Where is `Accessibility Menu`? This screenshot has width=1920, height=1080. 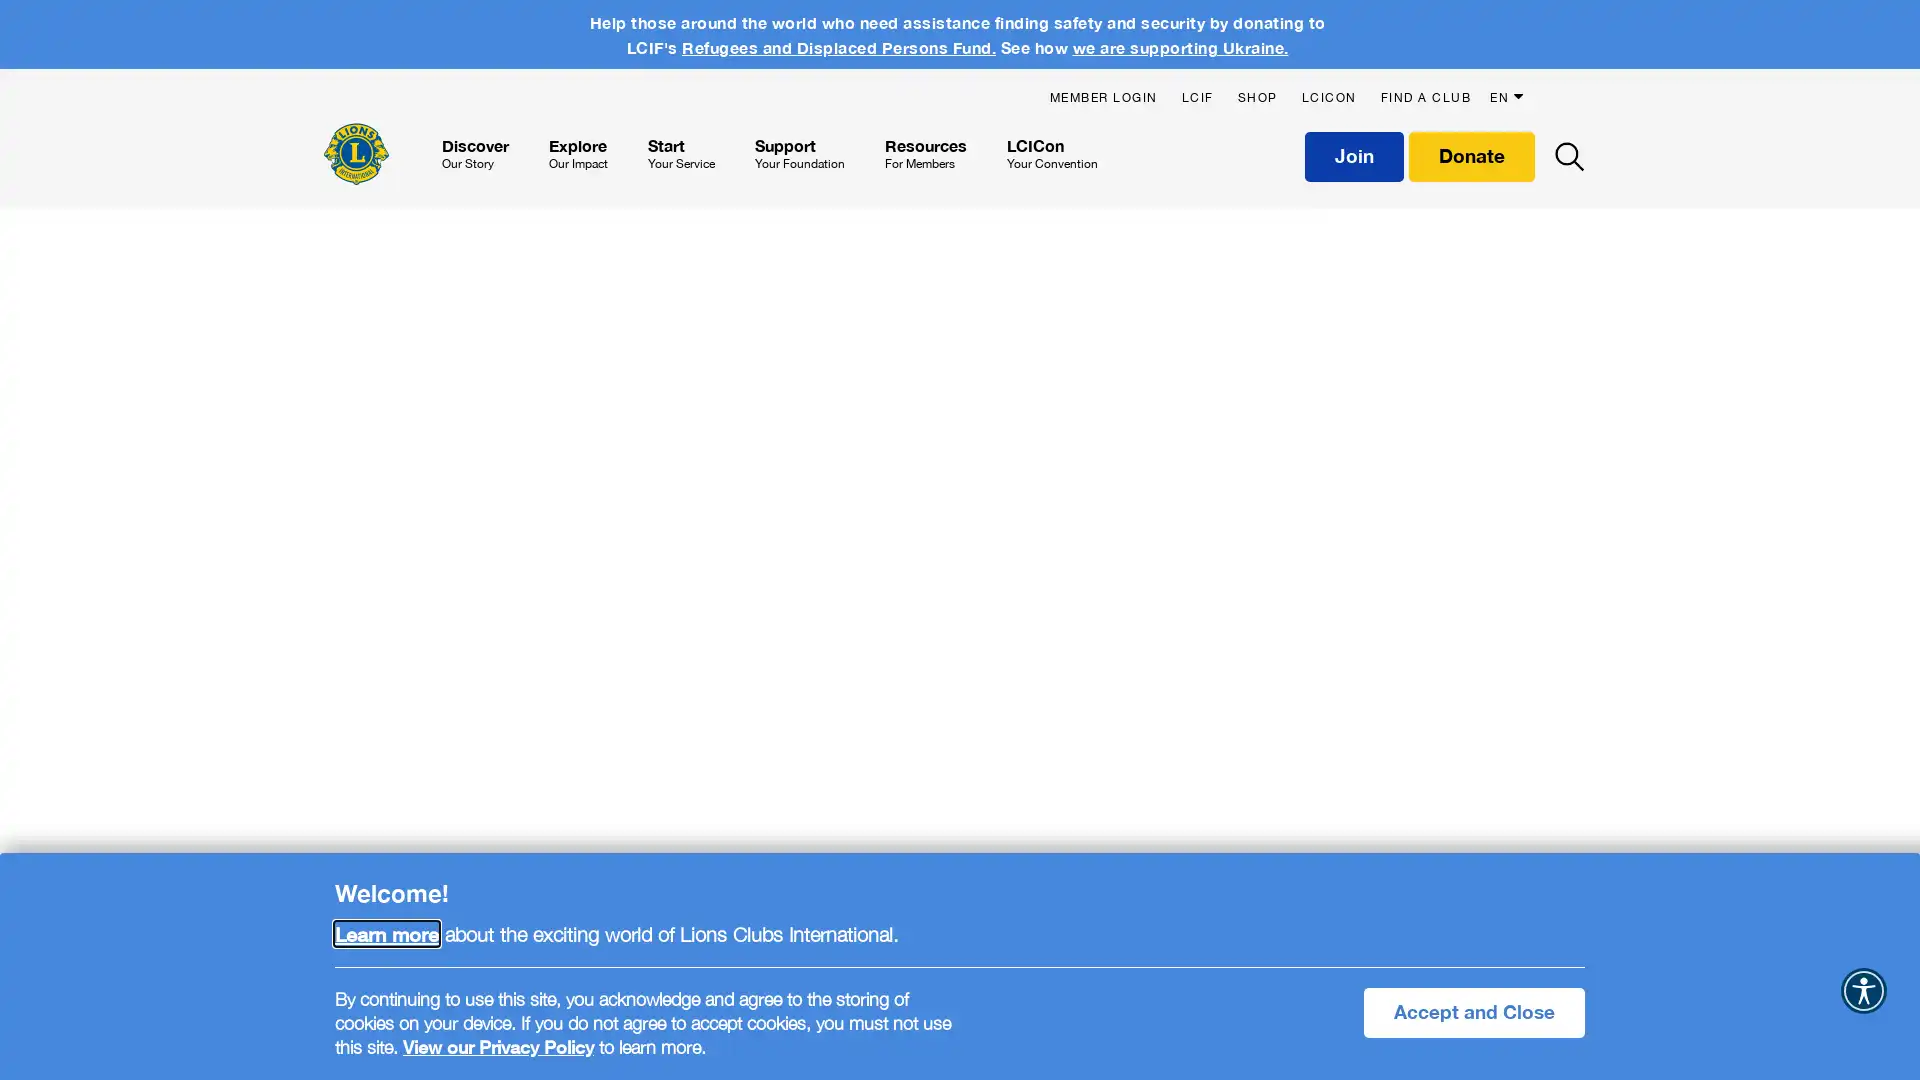
Accessibility Menu is located at coordinates (1862, 991).